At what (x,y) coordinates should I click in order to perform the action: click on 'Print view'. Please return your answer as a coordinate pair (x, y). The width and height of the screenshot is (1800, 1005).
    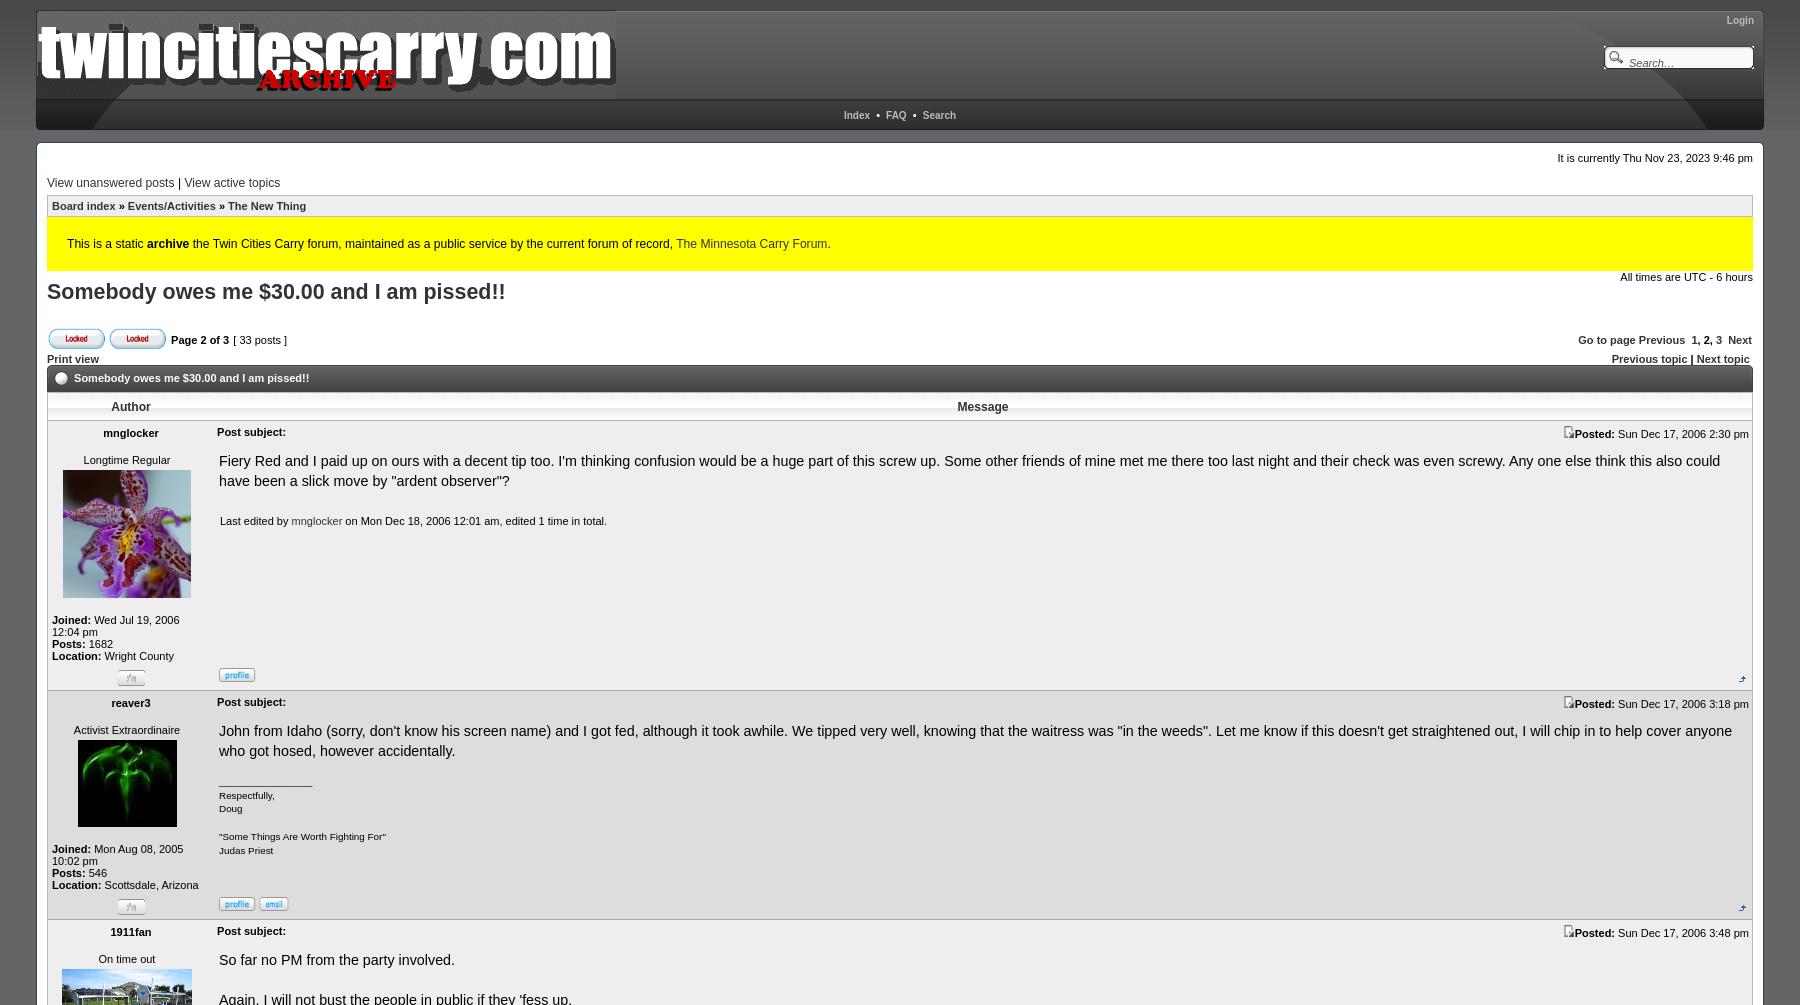
    Looking at the image, I should click on (45, 357).